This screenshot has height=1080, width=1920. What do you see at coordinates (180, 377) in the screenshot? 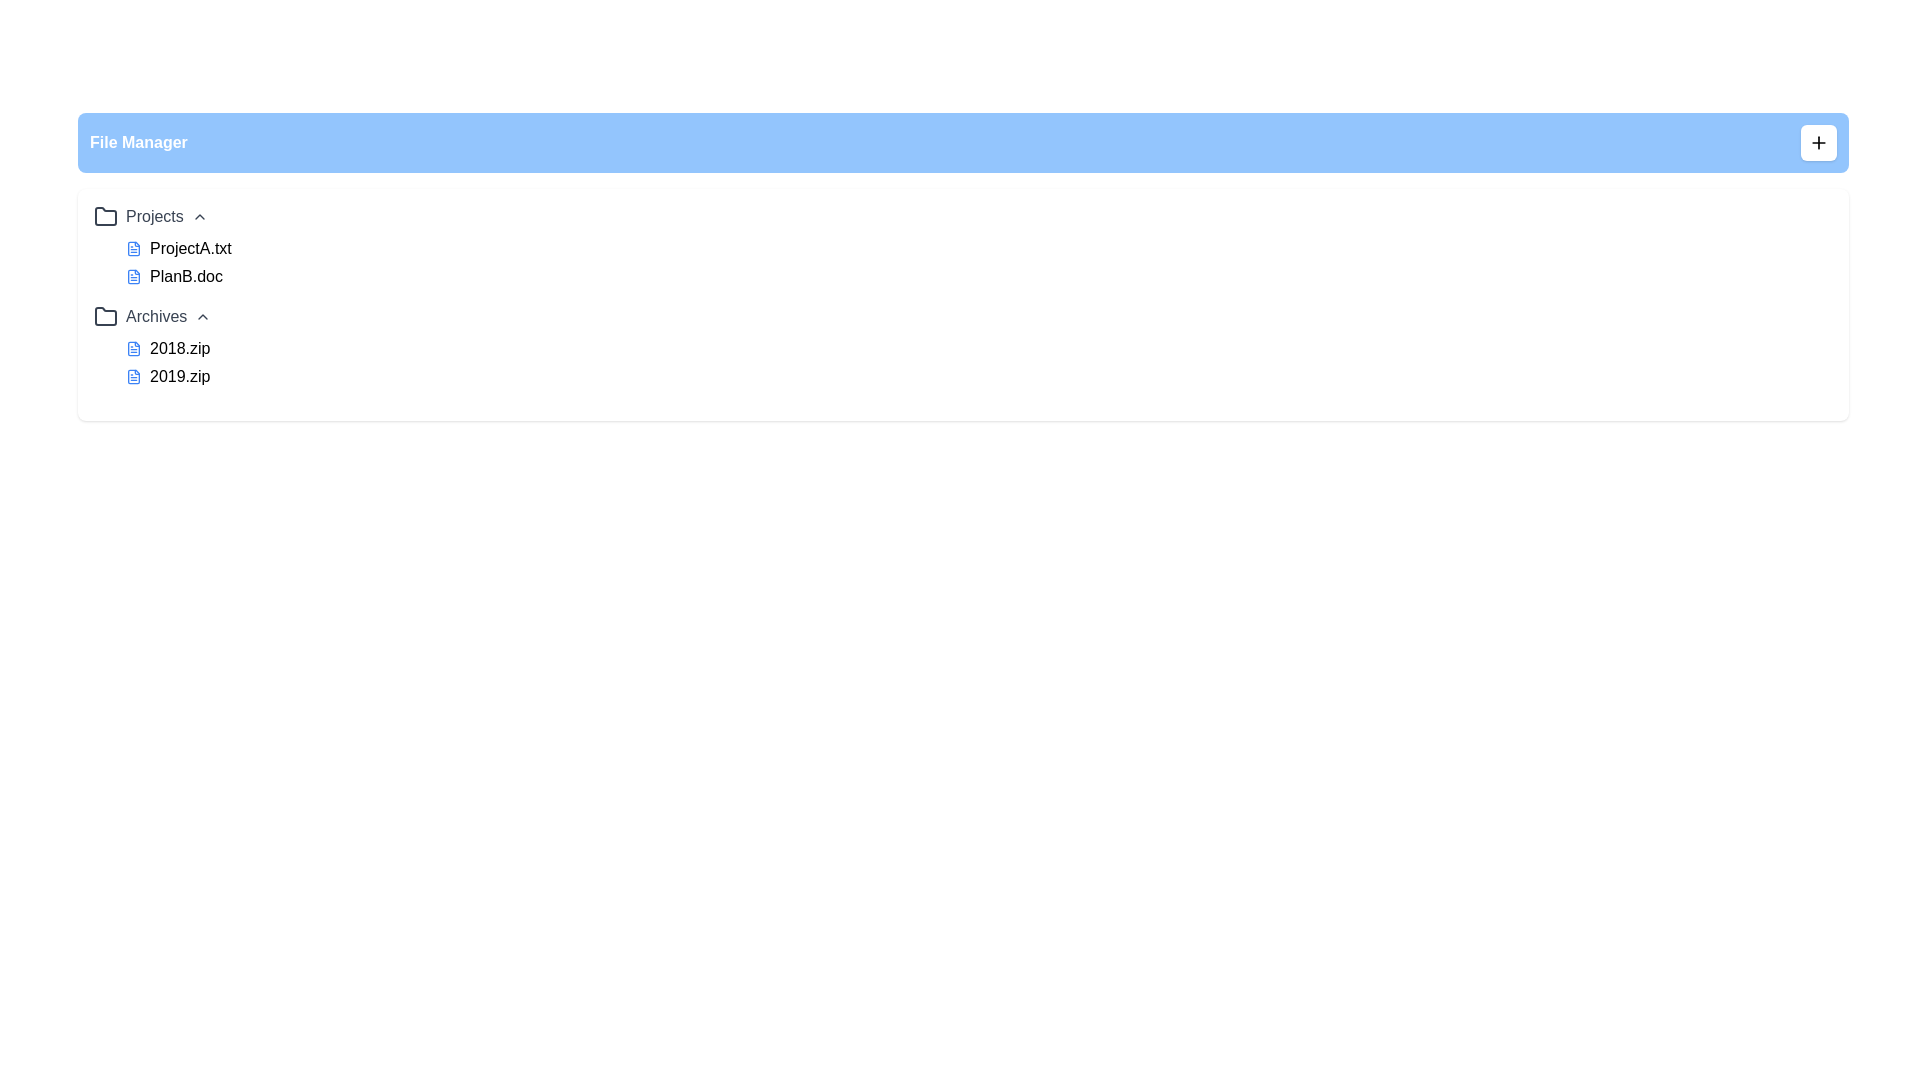
I see `the text label identifying the file named '2019.zip' located beneath '2018.zip' in the 'Archives' folder` at bounding box center [180, 377].